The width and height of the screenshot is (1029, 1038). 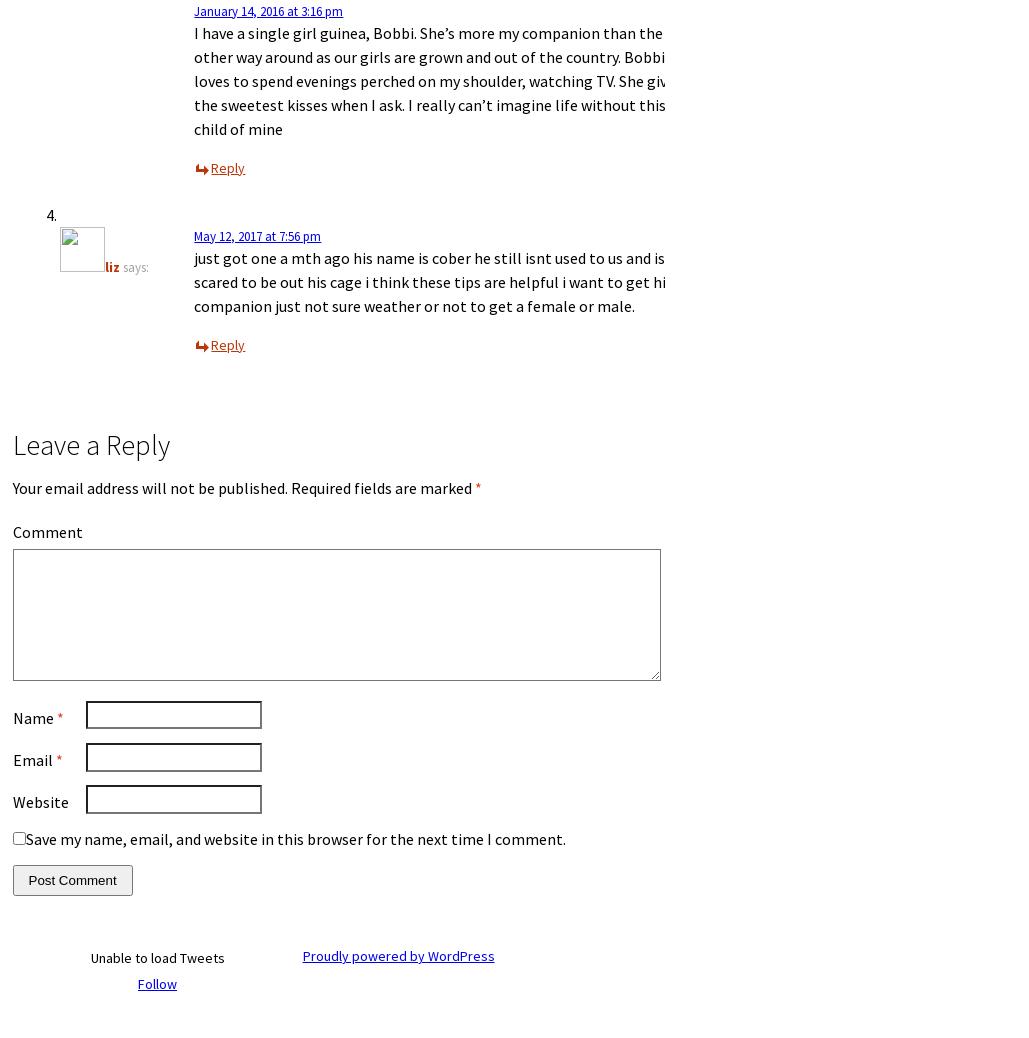 I want to click on 'Required fields are marked', so click(x=379, y=487).